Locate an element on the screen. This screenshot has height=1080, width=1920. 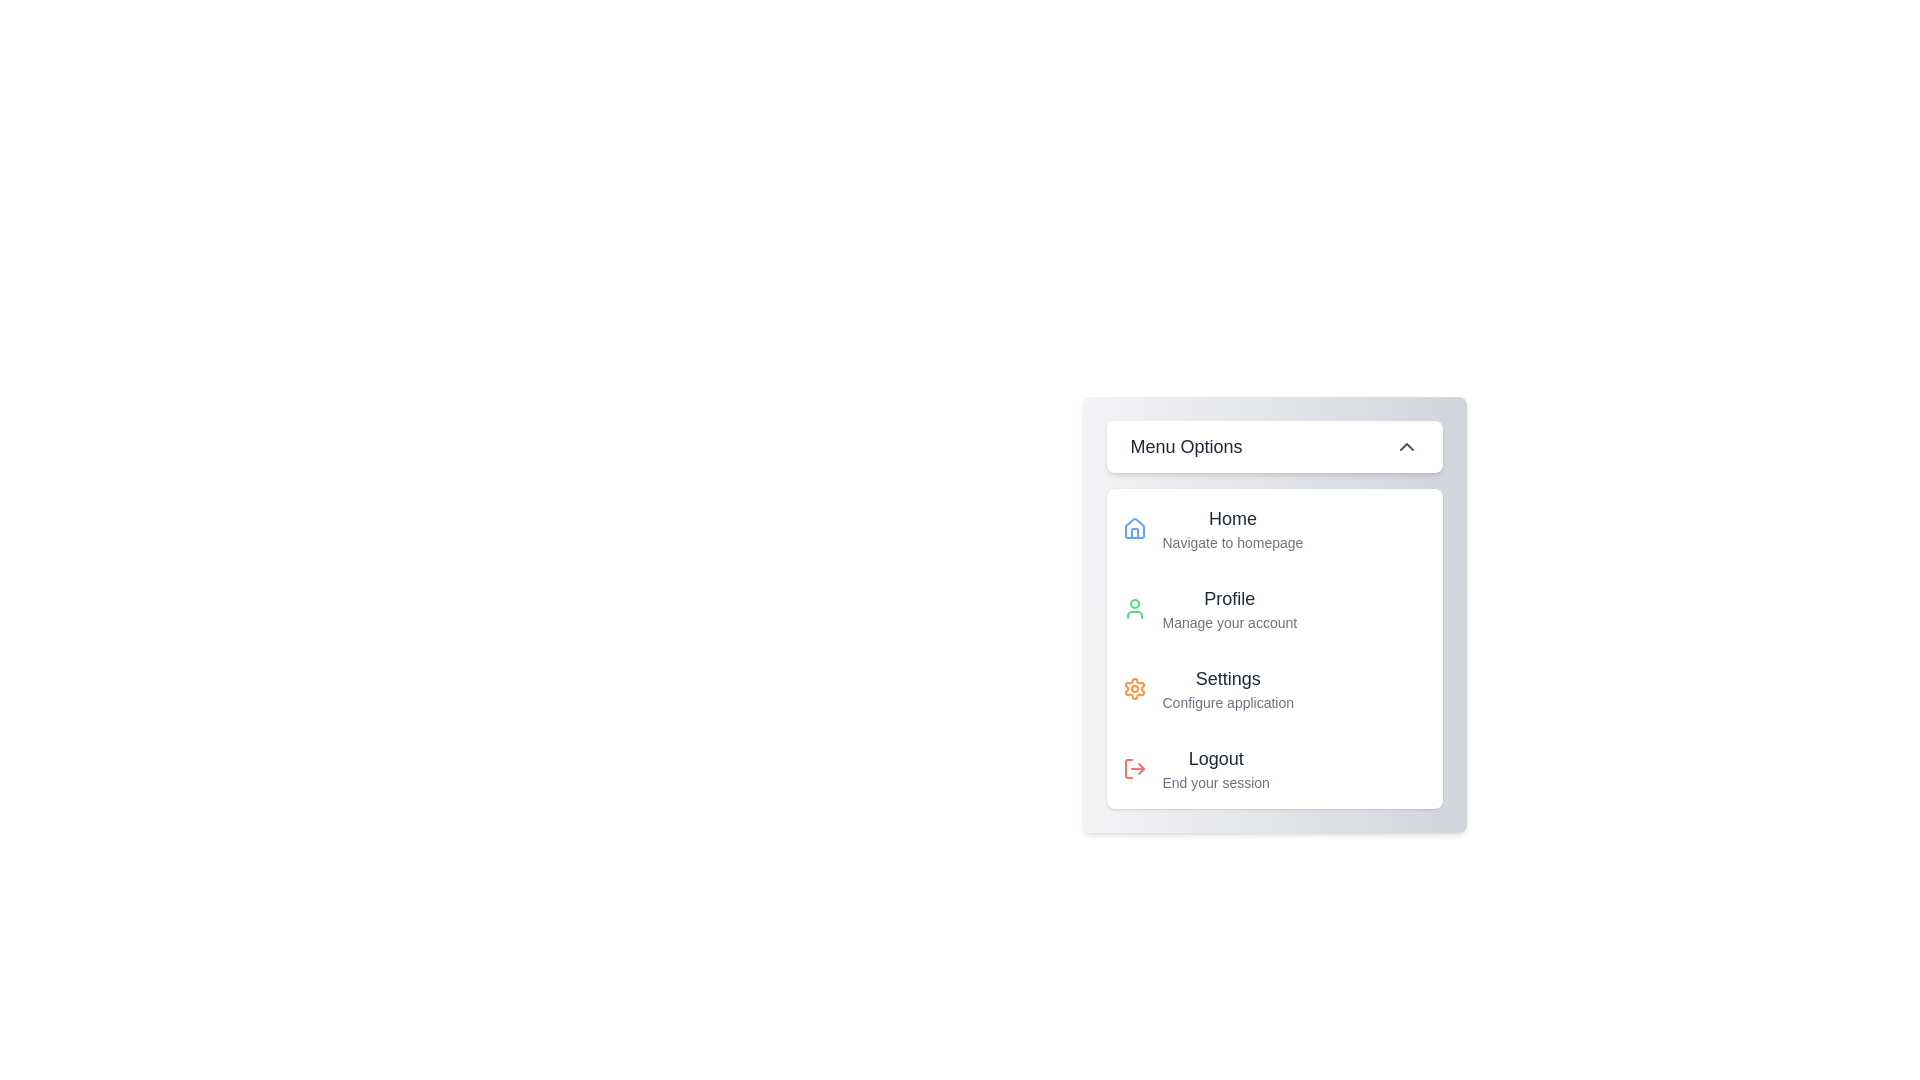
the triangular arrow shape element of the 'Logout' menu icon within the SVG graphic is located at coordinates (1141, 767).